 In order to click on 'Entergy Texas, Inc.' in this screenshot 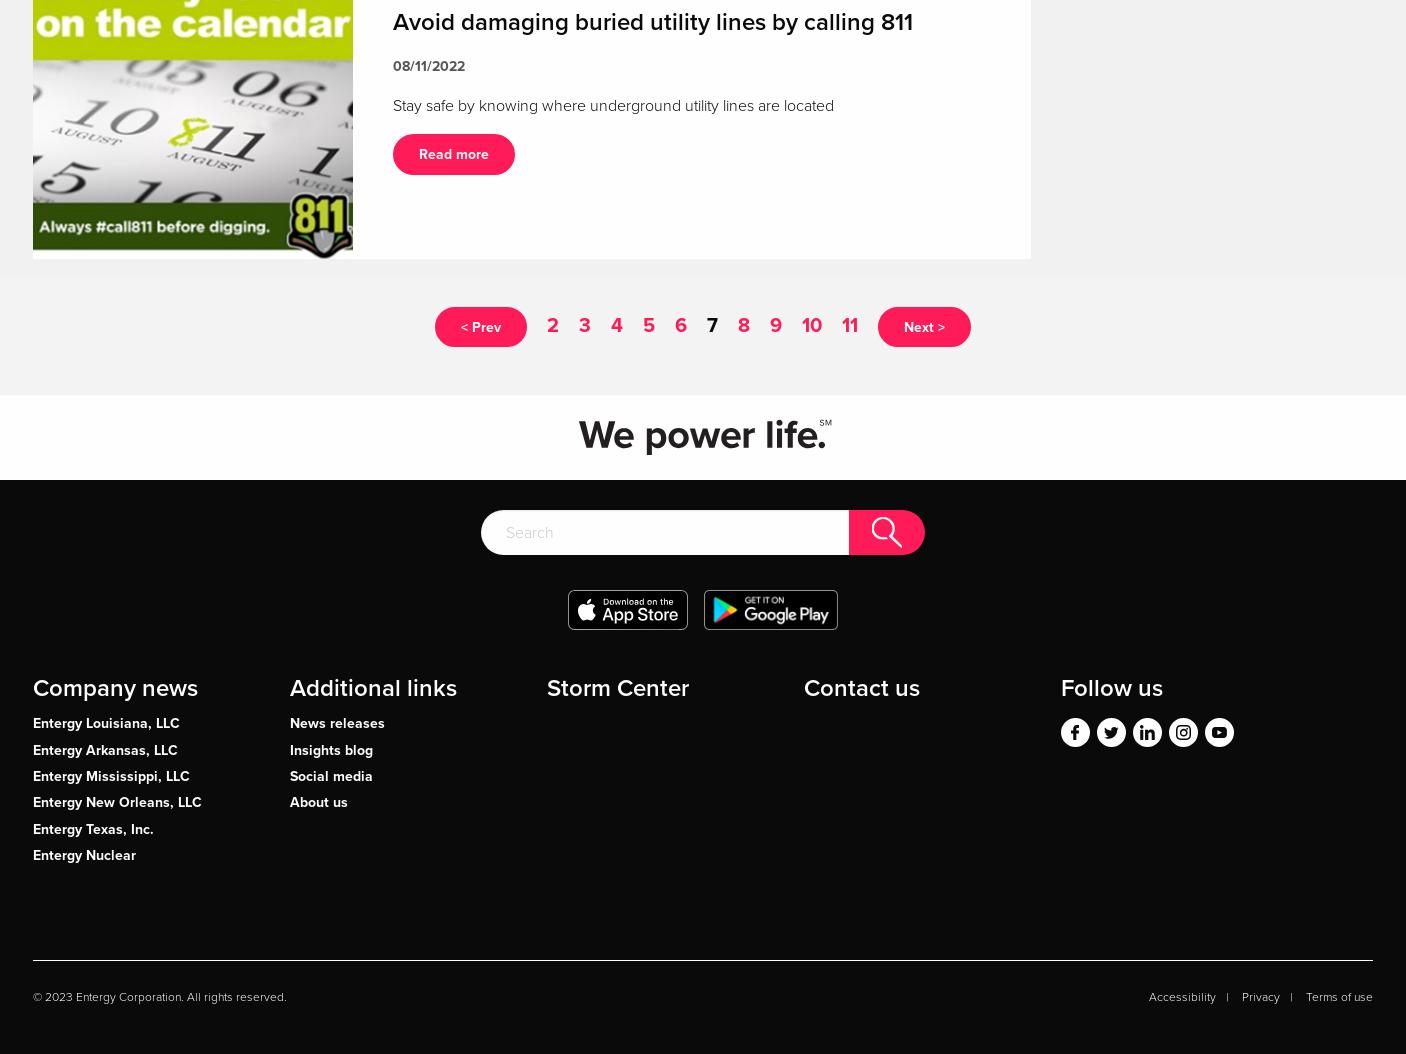, I will do `click(92, 827)`.